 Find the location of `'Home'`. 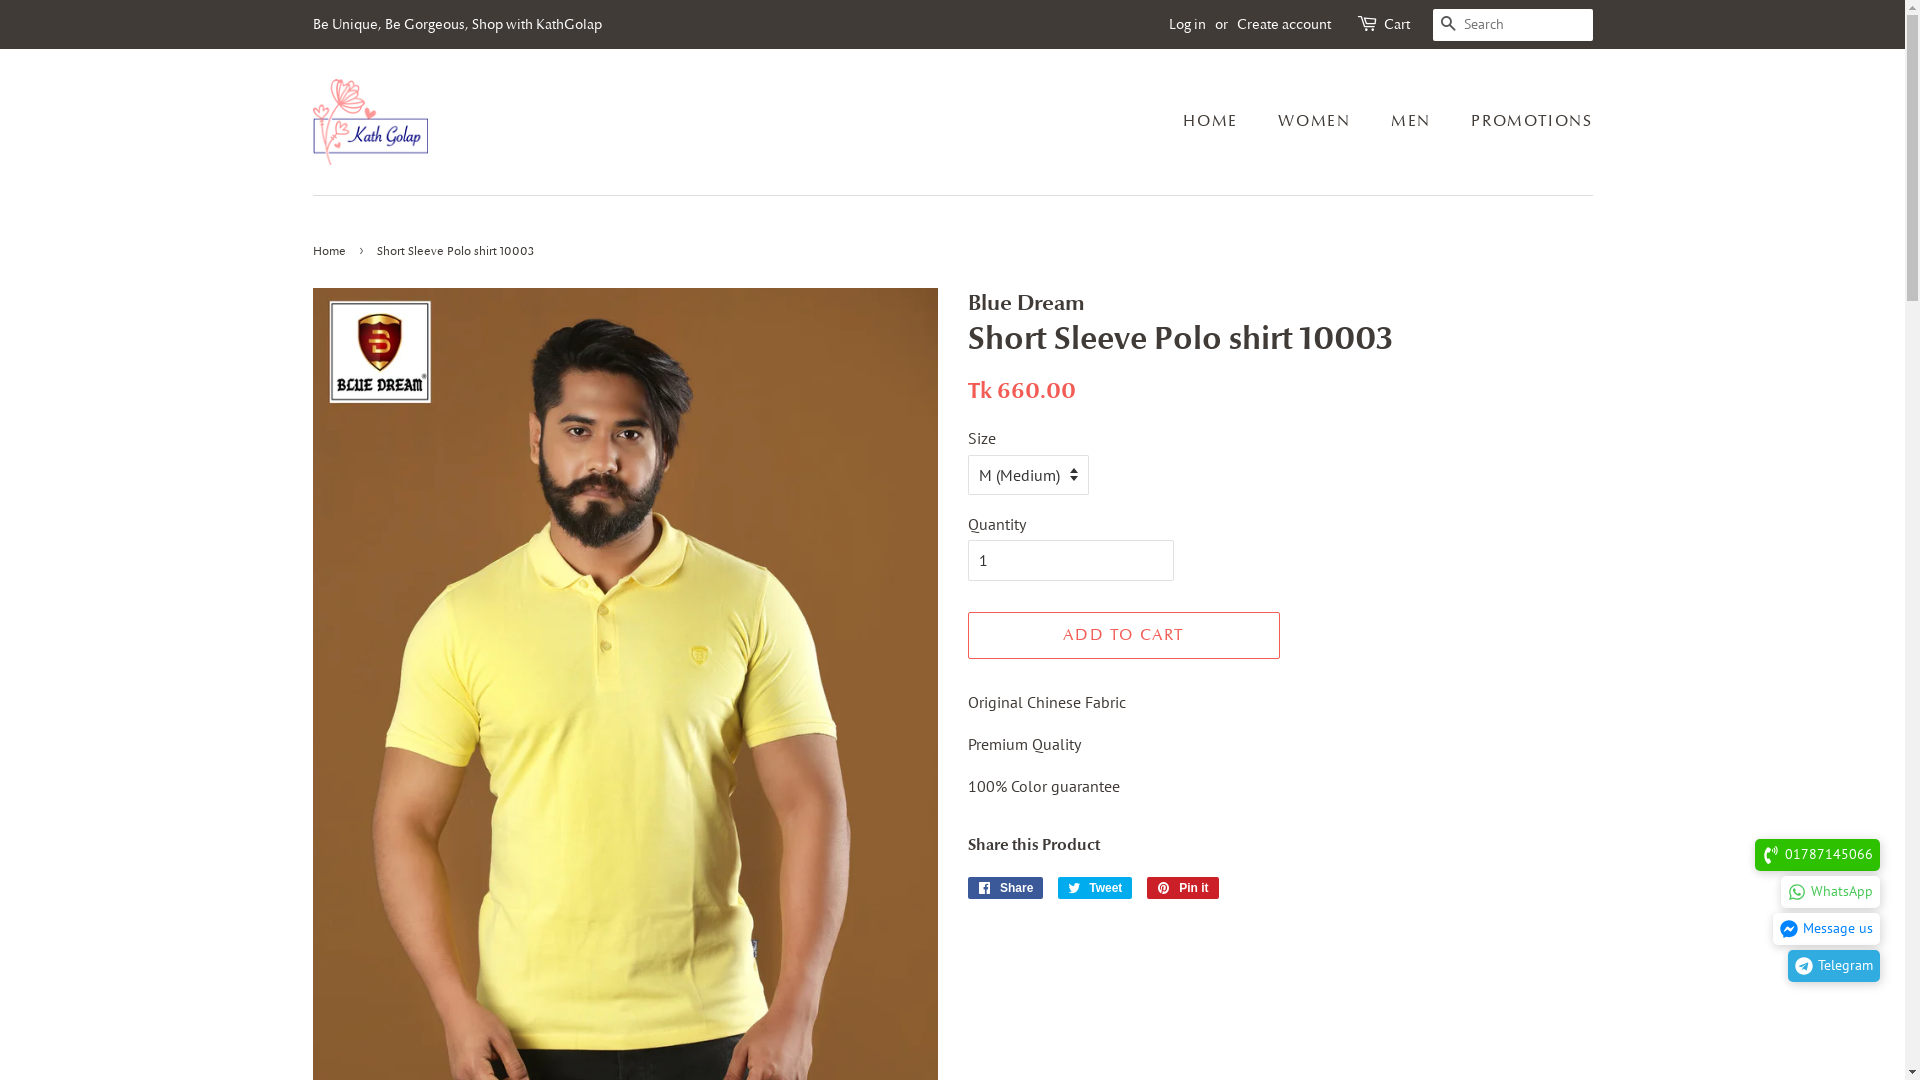

'Home' is located at coordinates (311, 249).